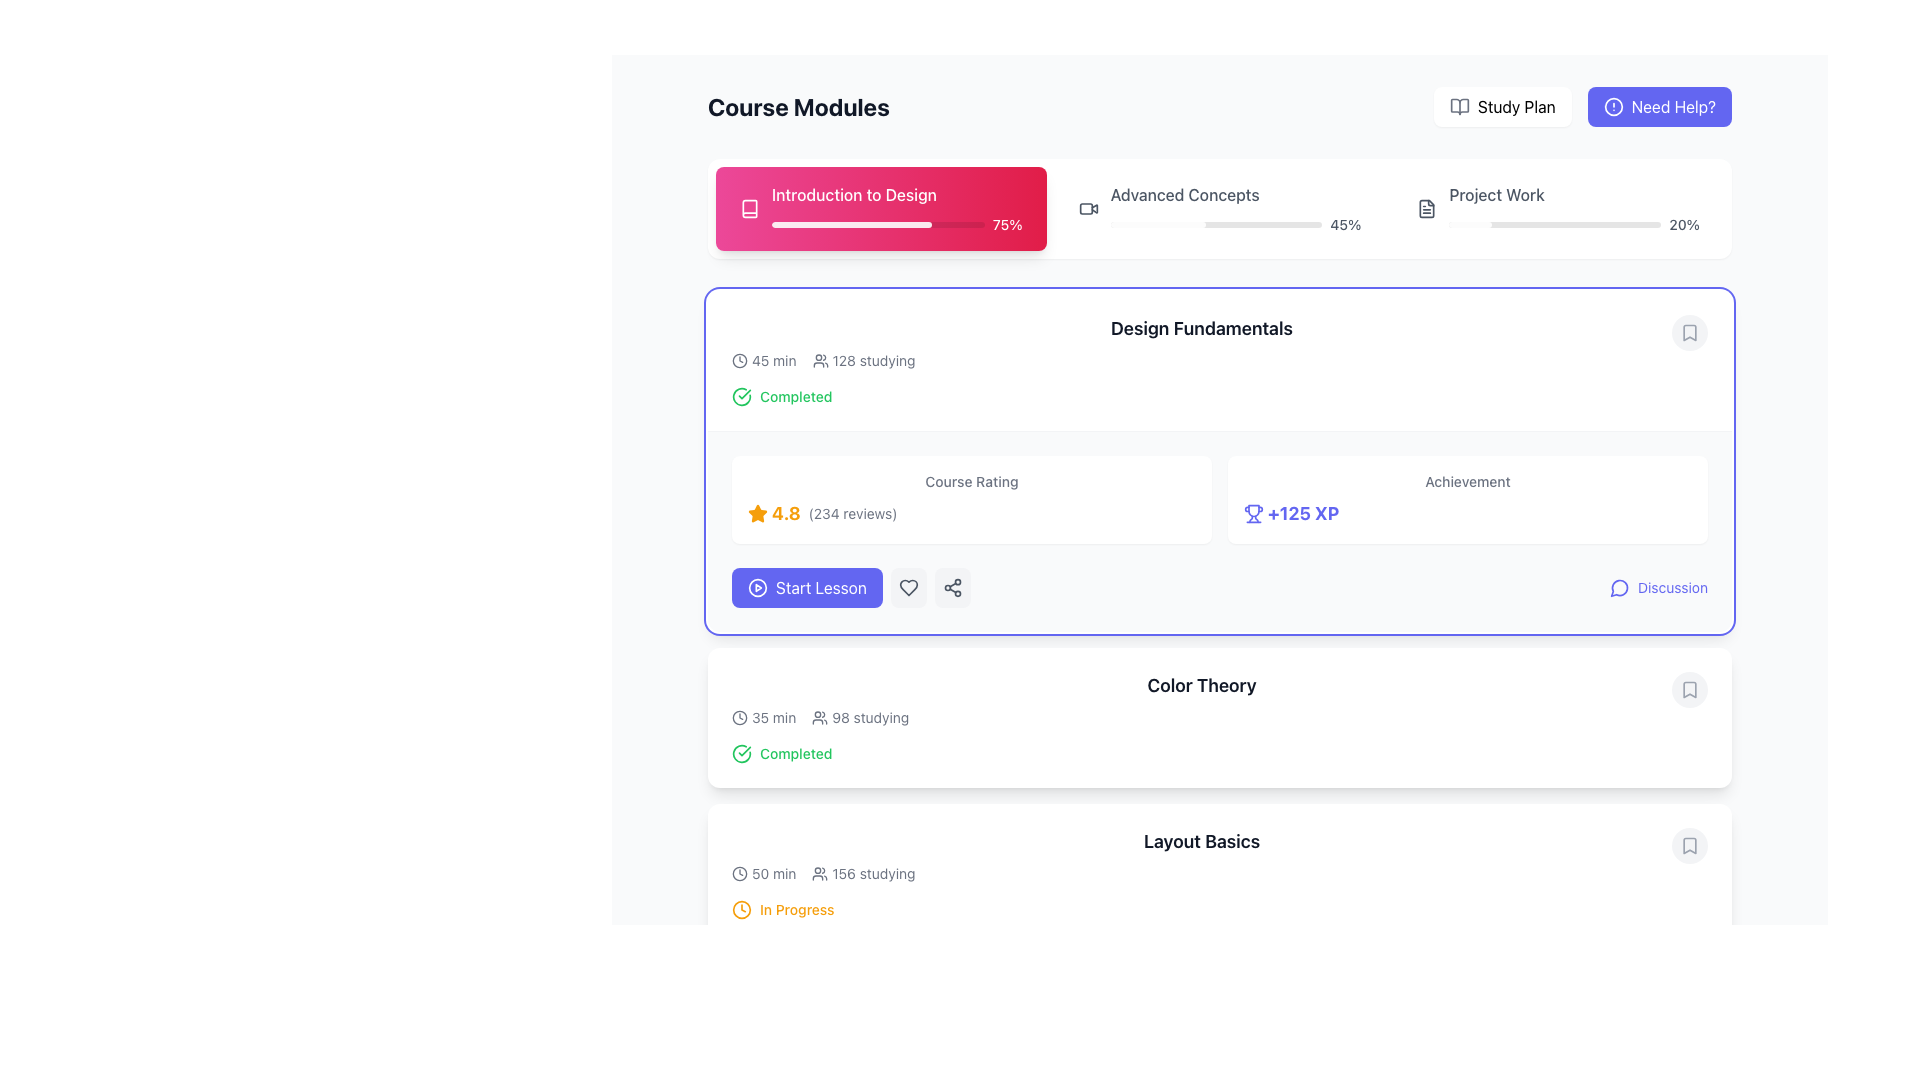 Image resolution: width=1920 pixels, height=1080 pixels. I want to click on the bookmark icon button, which is styled as an outlined graphic and located at the right end of the 'Layout Basics' section, so click(1688, 845).